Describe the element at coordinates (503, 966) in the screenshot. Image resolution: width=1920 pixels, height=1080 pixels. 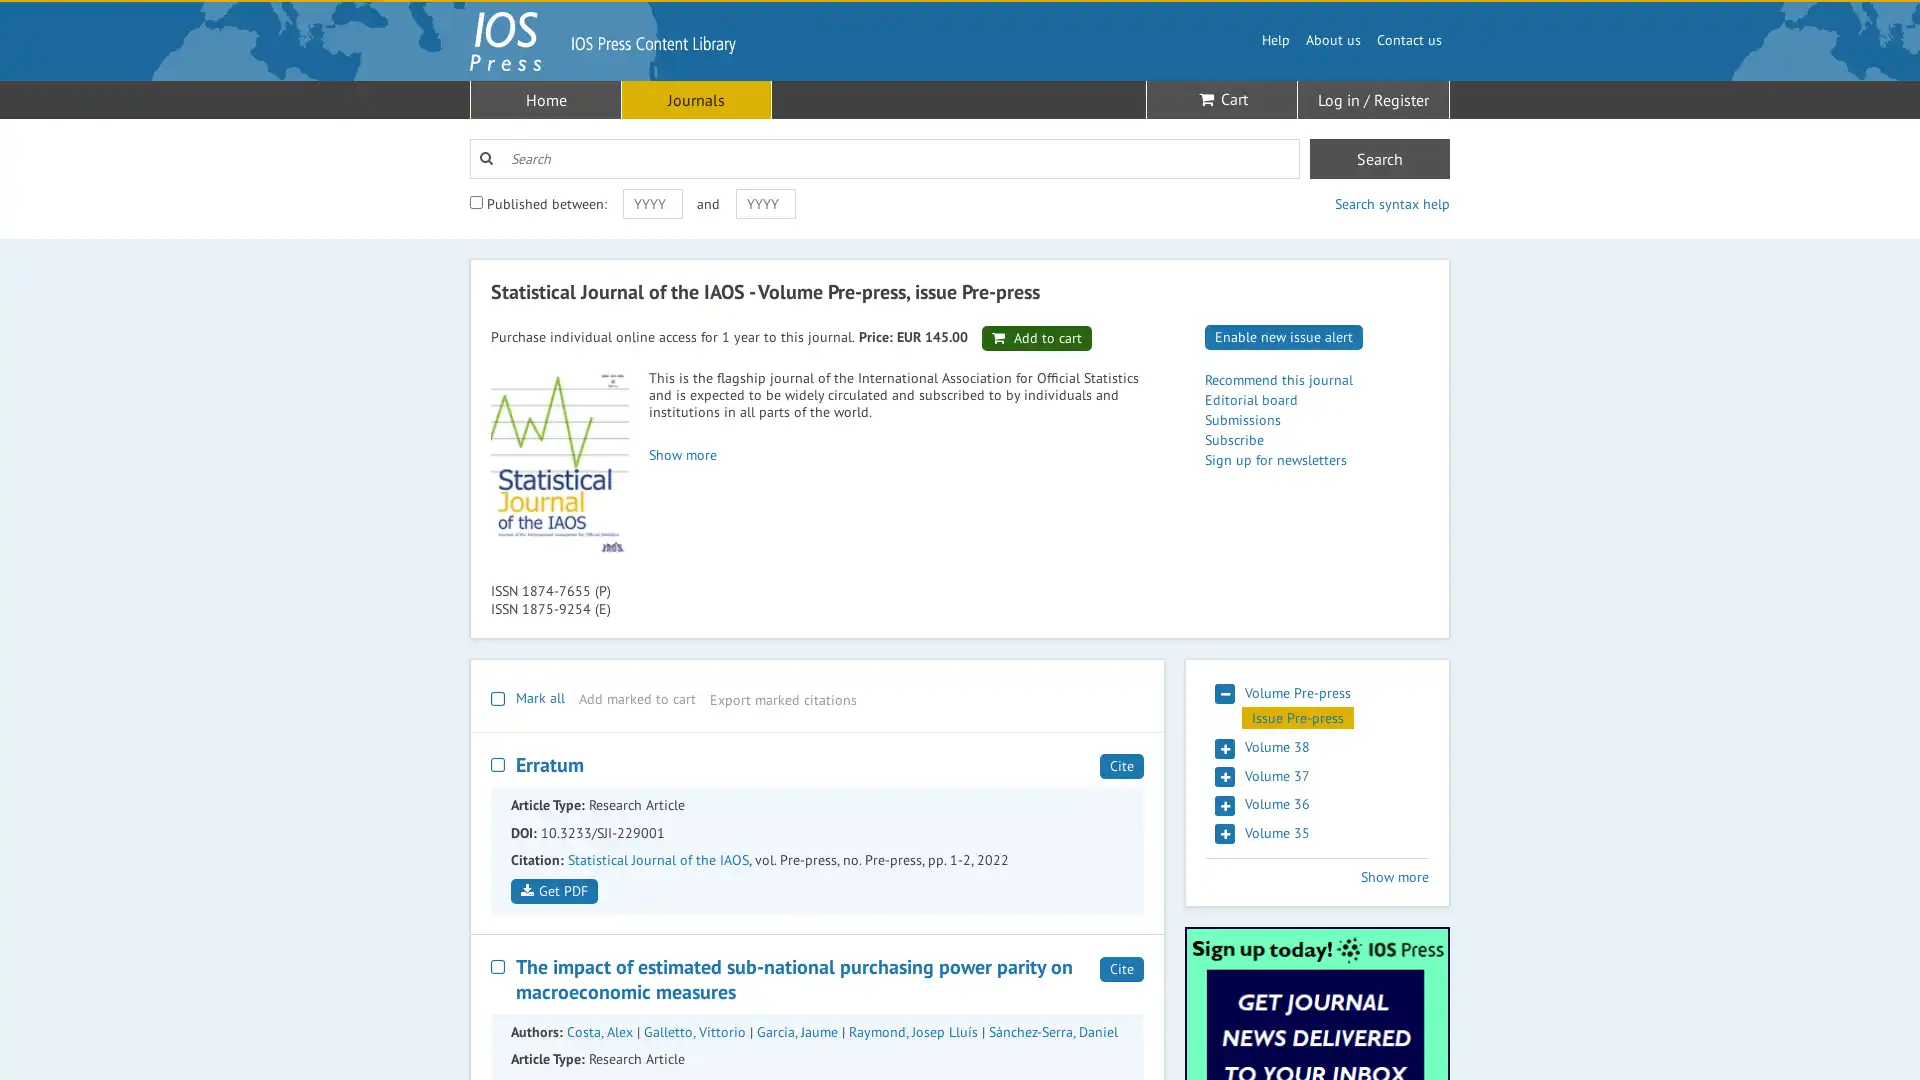
I see `Select this result for bulk action` at that location.